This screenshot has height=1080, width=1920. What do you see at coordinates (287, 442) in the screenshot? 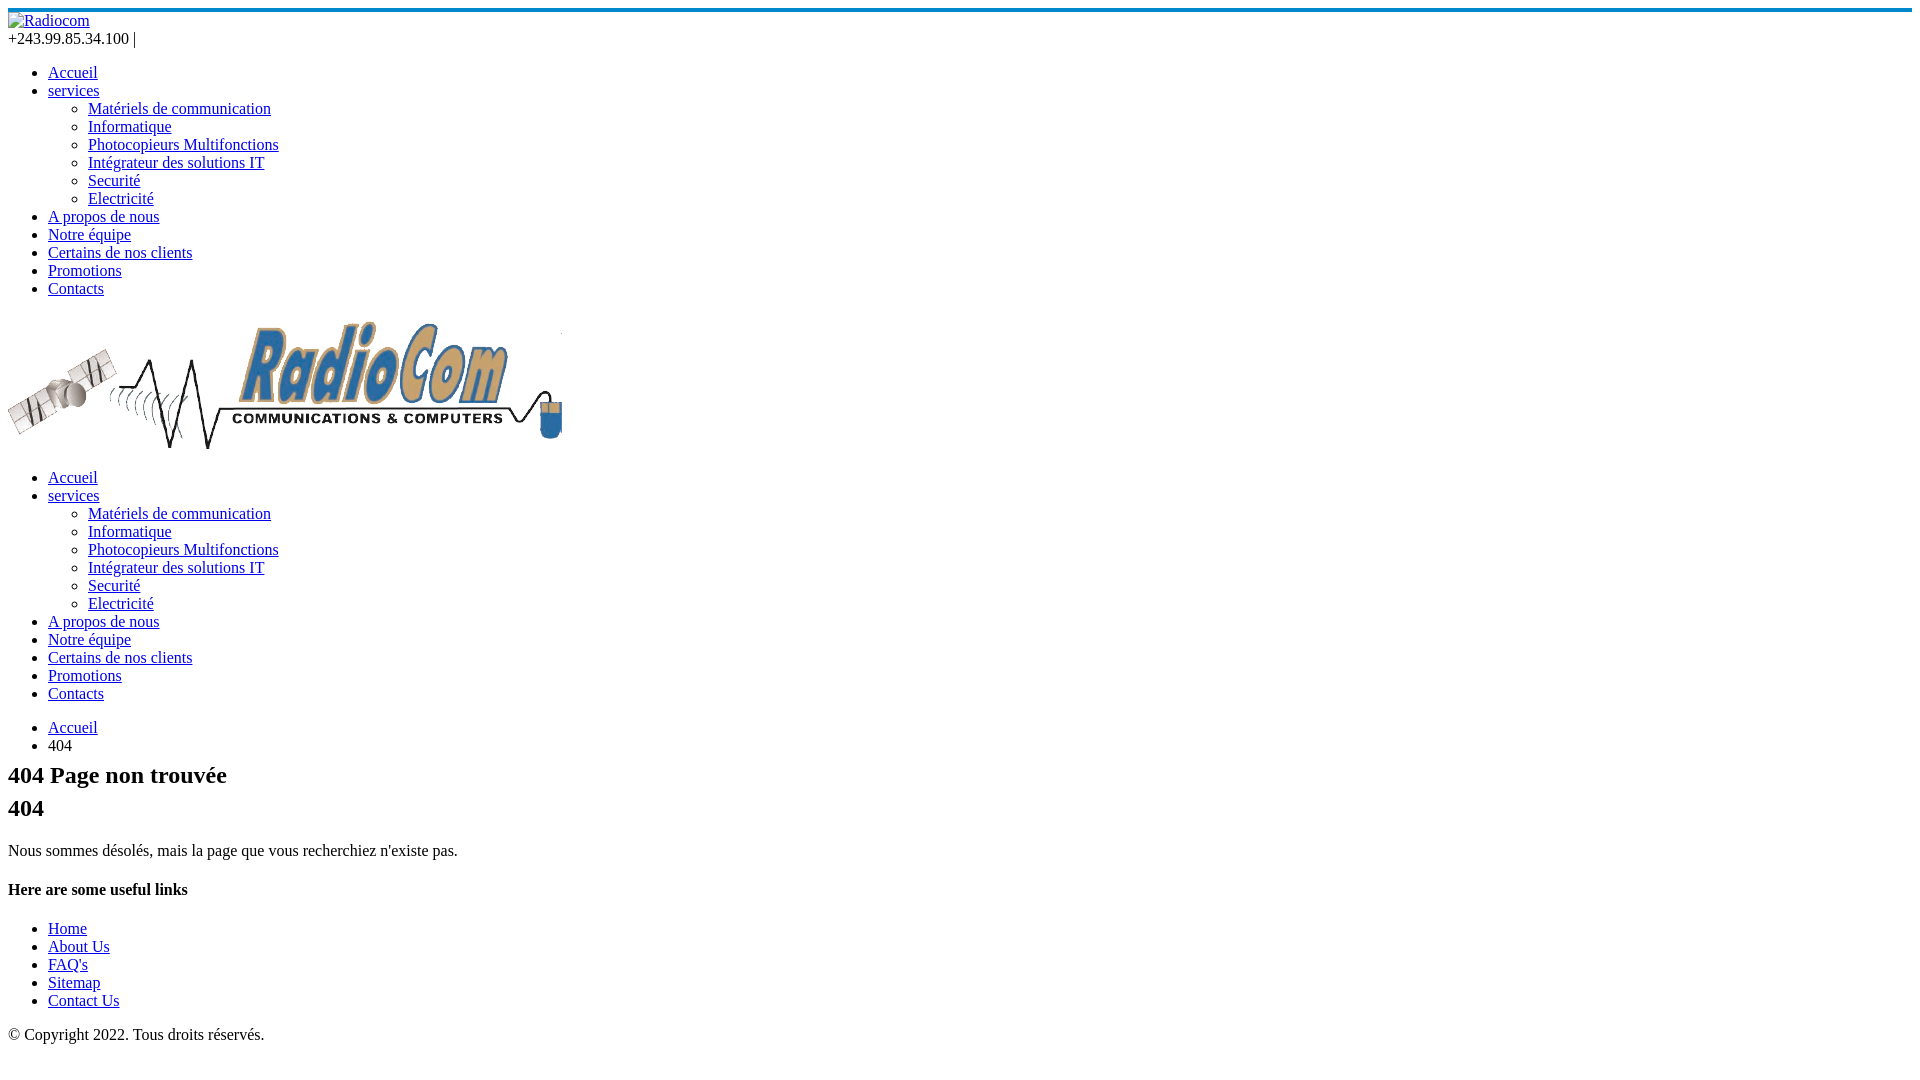
I see `'Radiocom - Communications & Computers'` at bounding box center [287, 442].